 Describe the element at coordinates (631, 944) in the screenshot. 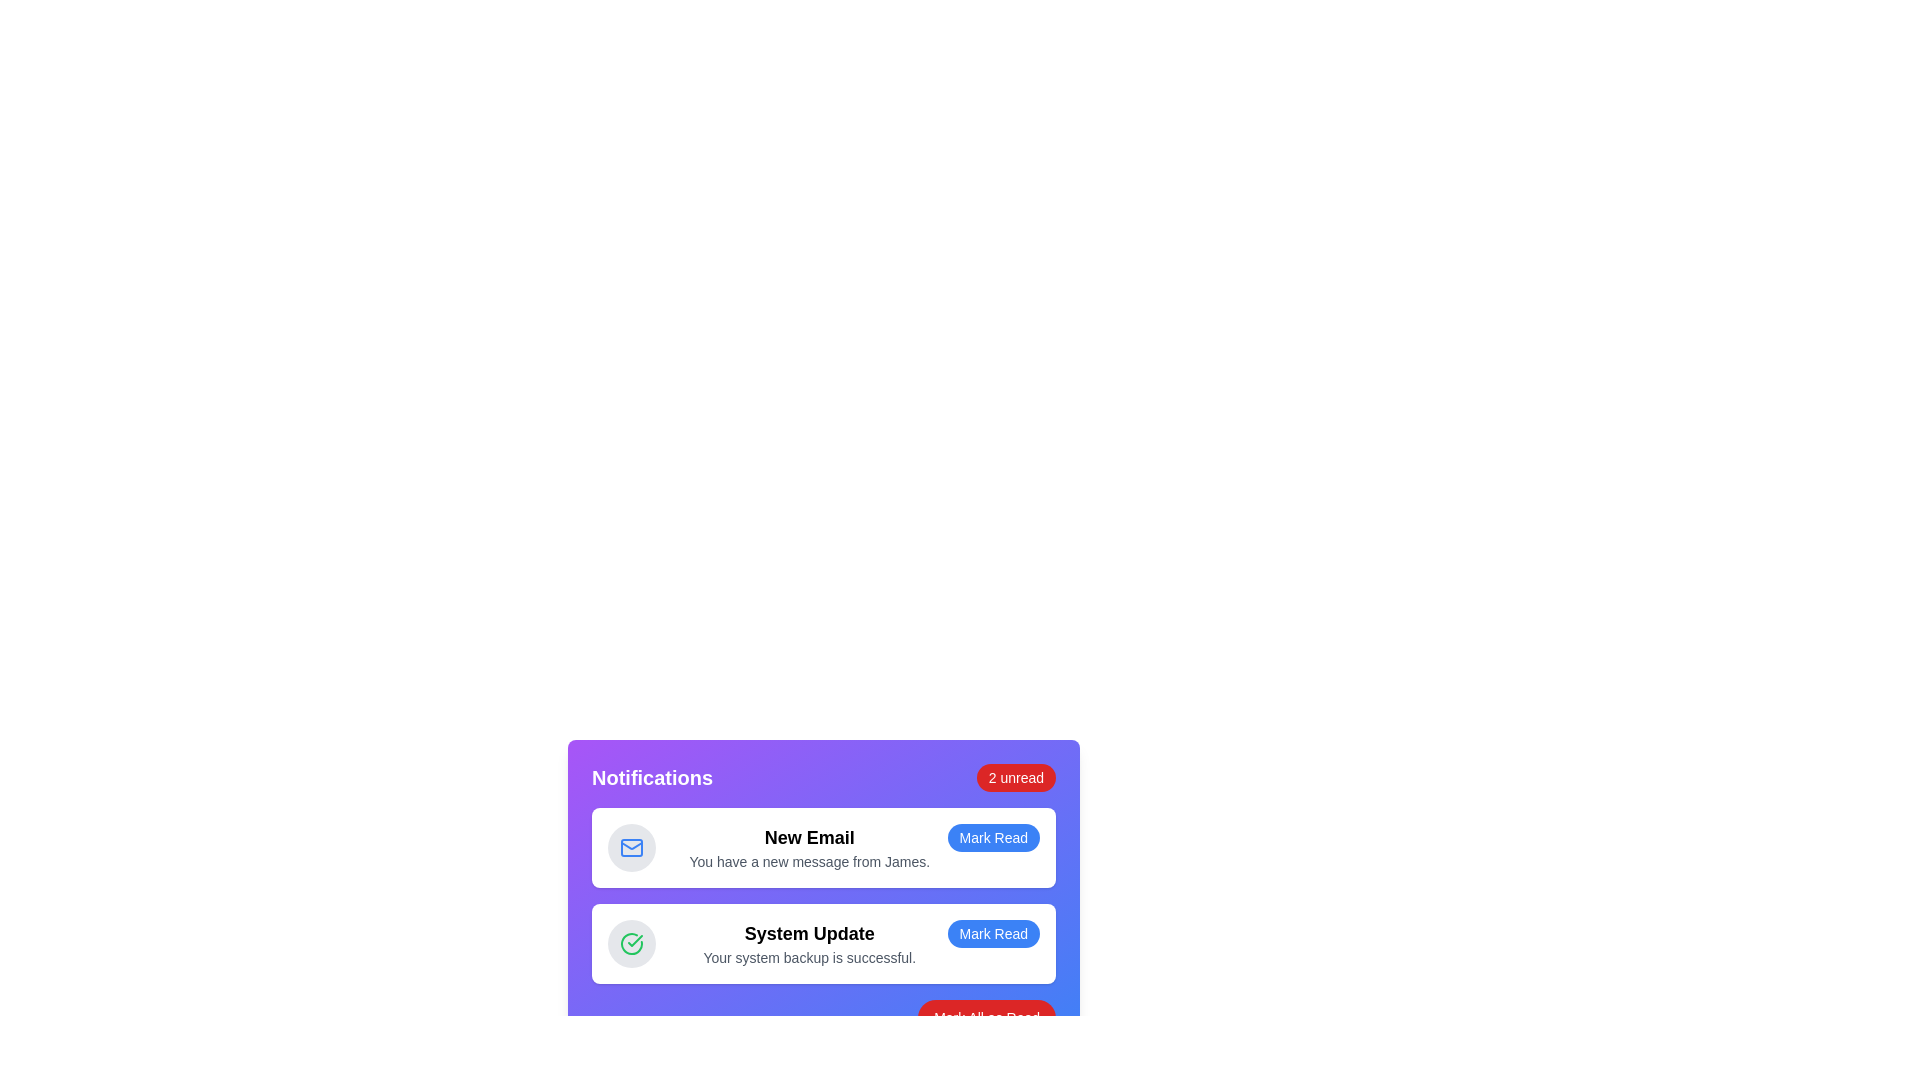

I see `the green circular icon with a checkmark indicating a success status, which is part of the 'System Update' notification in a purple-themed card` at that location.